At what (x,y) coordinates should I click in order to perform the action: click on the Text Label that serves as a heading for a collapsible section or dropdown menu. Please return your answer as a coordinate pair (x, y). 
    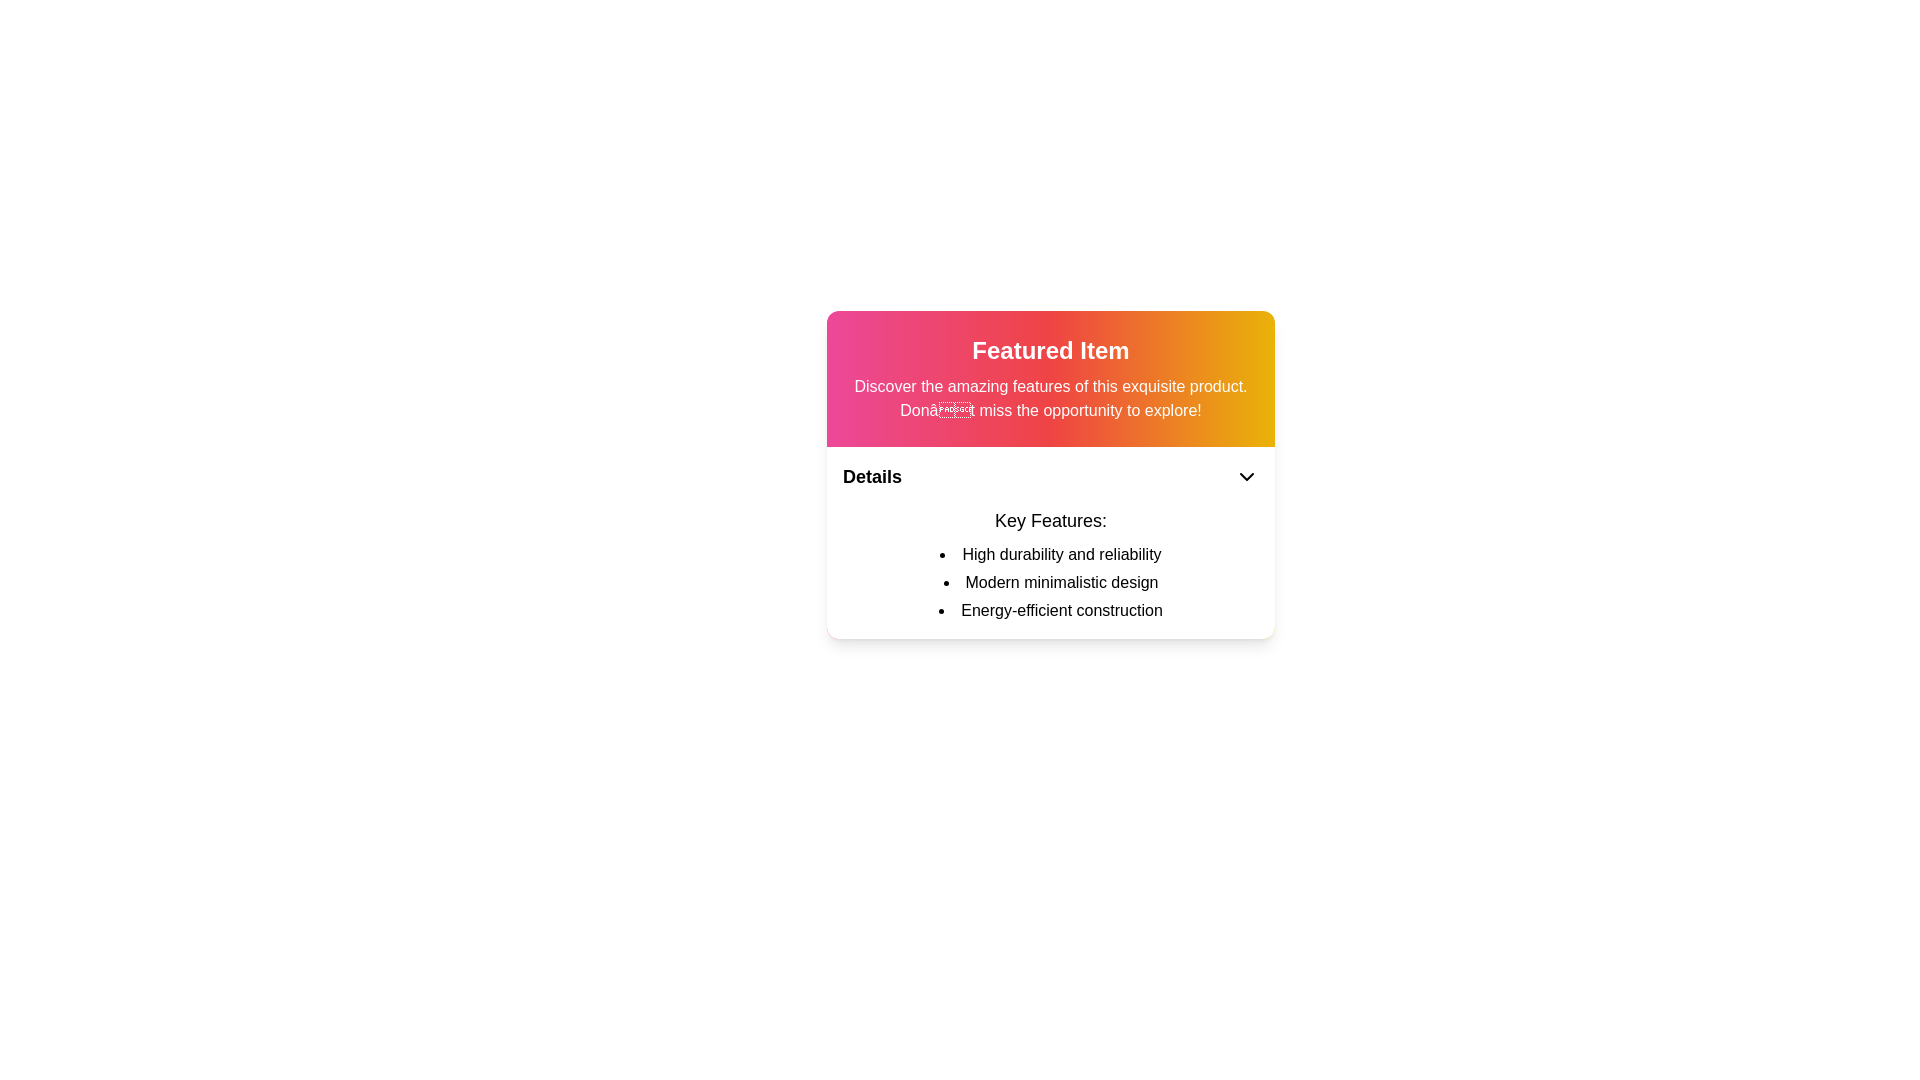
    Looking at the image, I should click on (872, 477).